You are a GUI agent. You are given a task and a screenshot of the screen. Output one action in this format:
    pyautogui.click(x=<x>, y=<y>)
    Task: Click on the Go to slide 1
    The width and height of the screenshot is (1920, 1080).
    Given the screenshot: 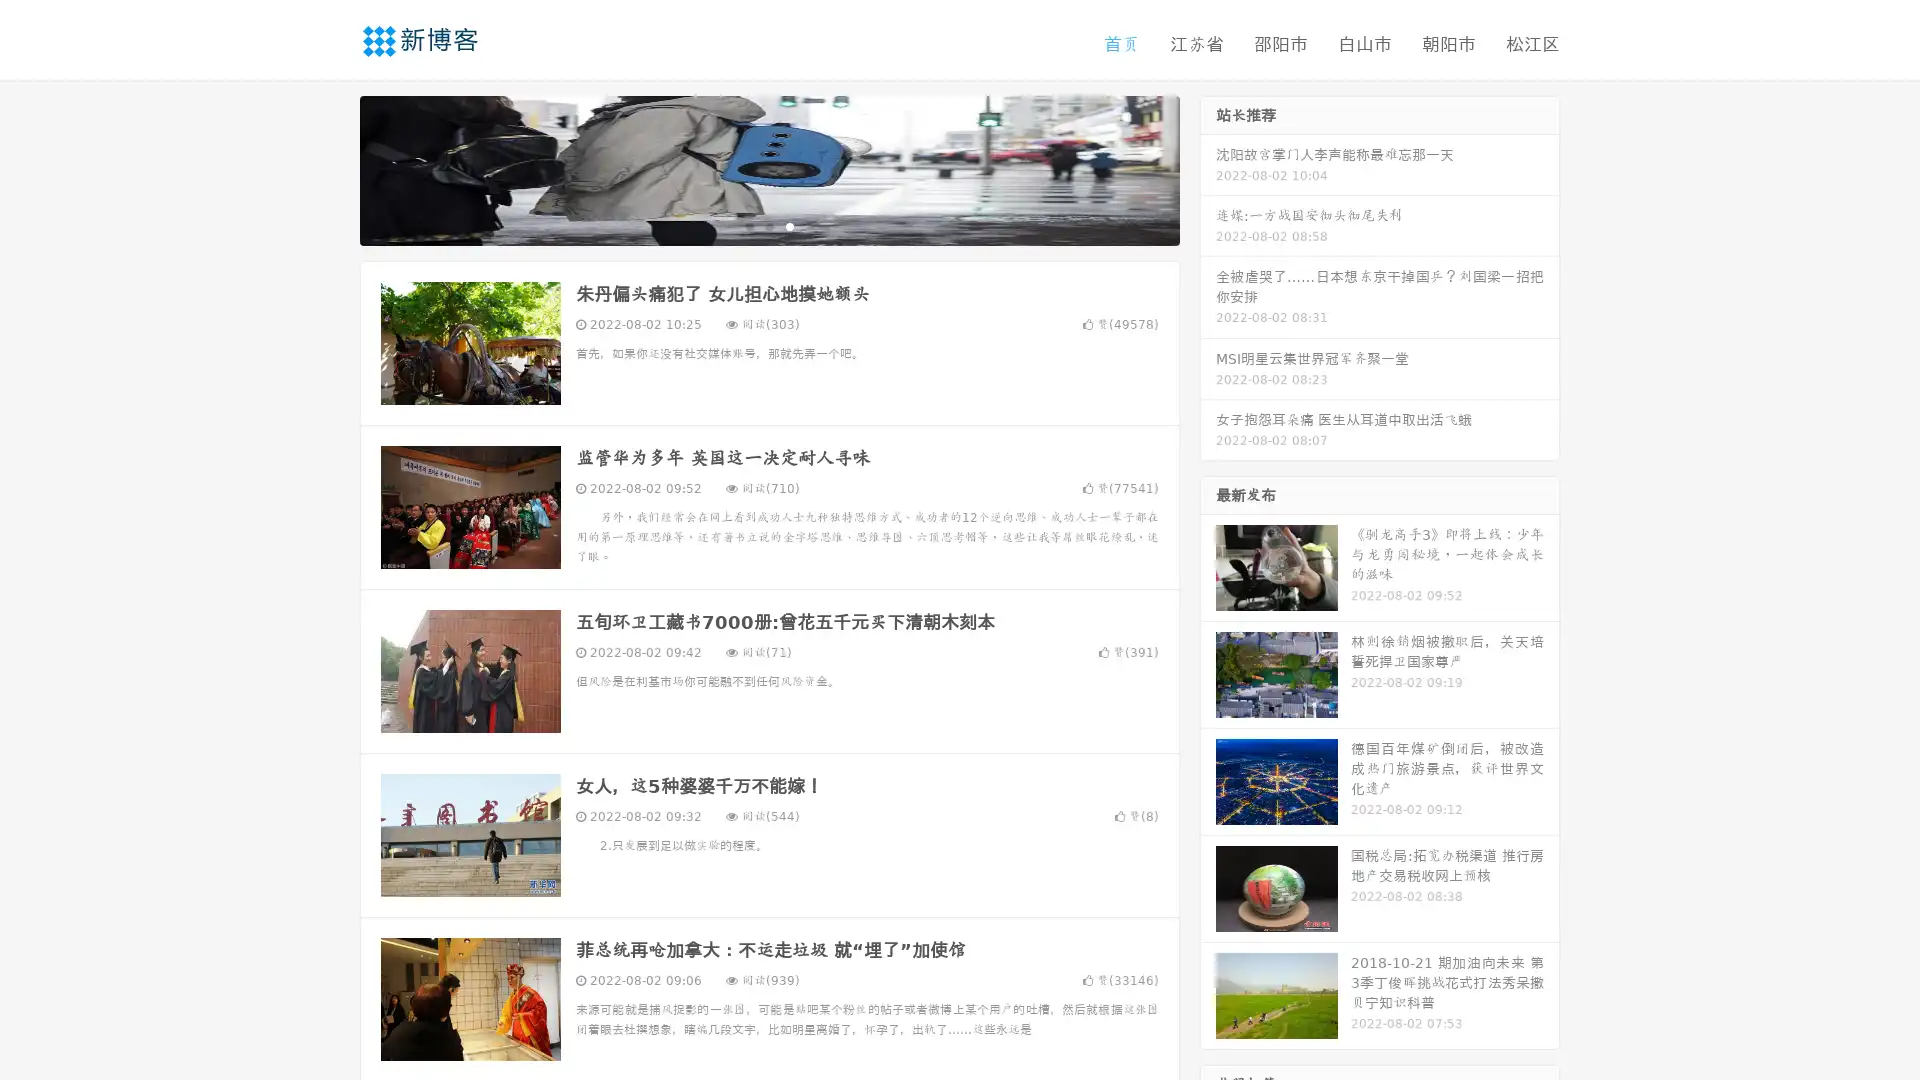 What is the action you would take?
    pyautogui.click(x=748, y=225)
    